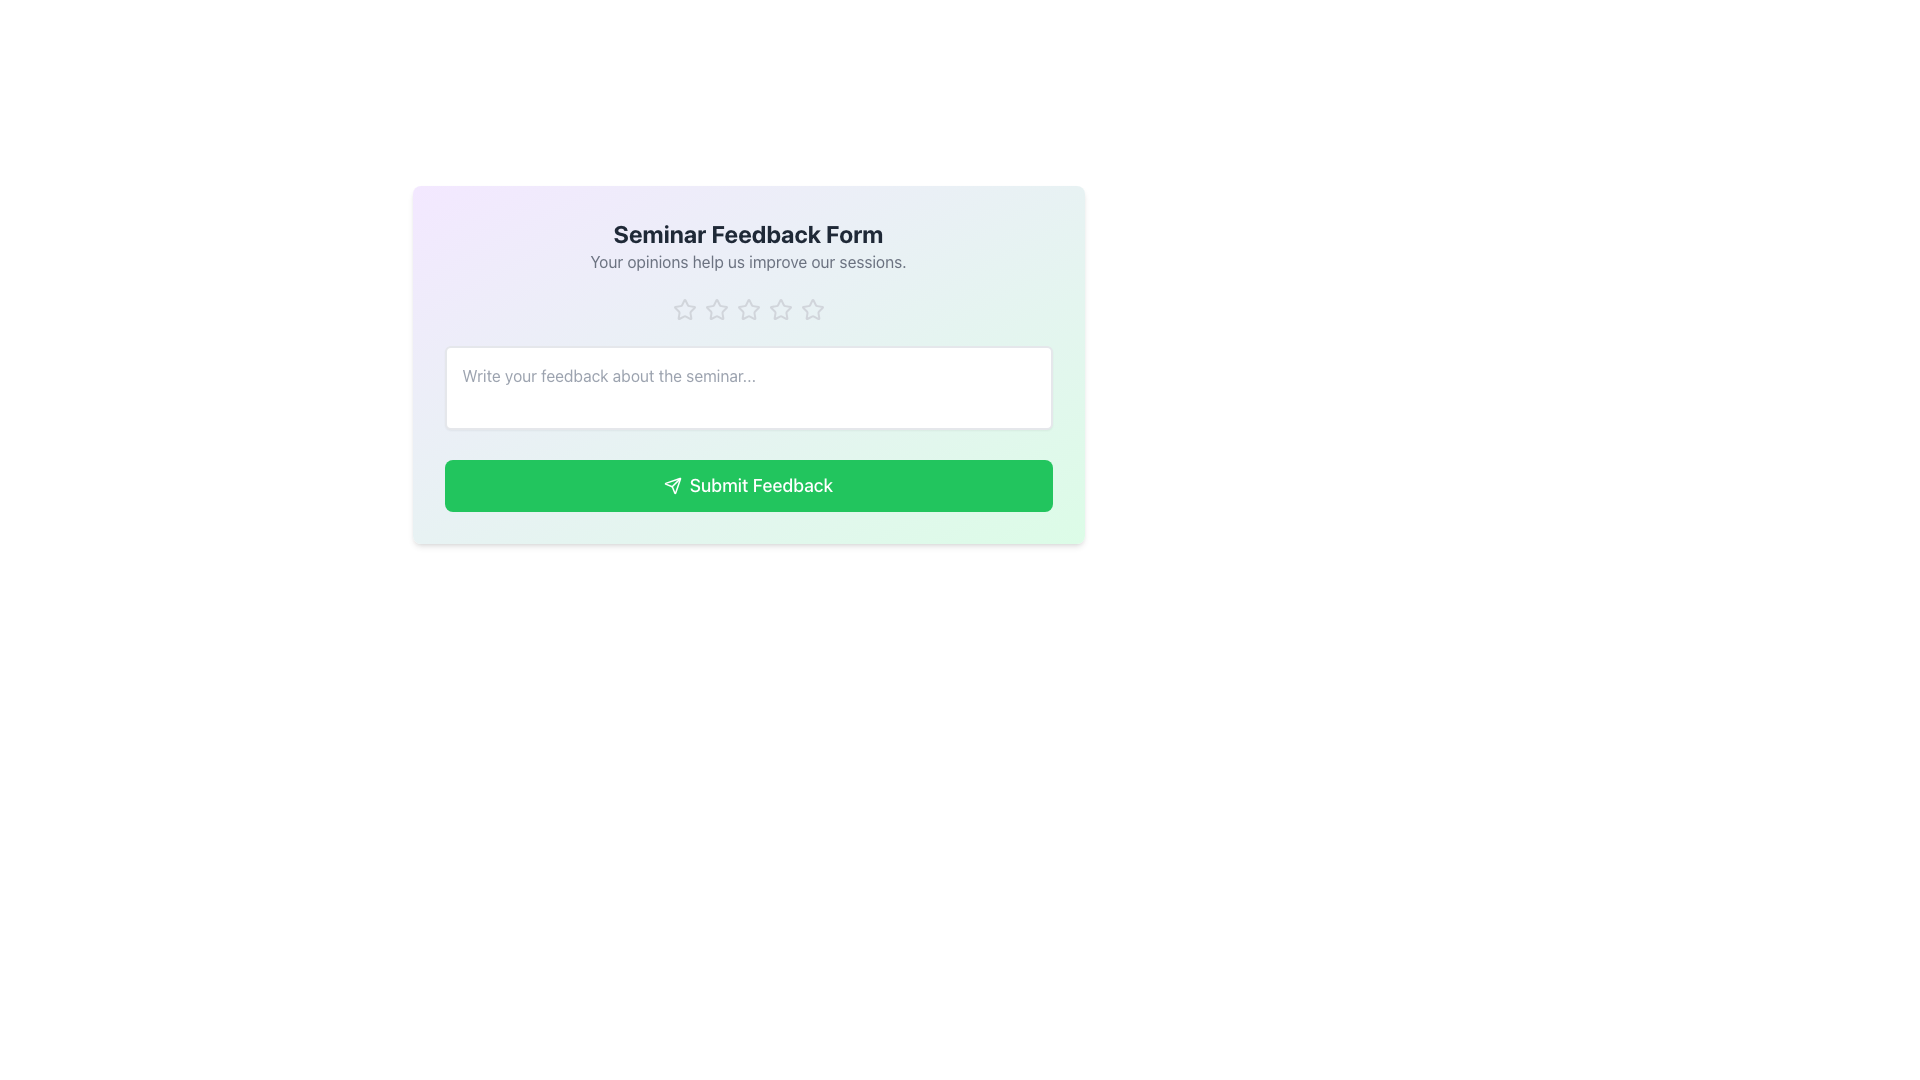  What do you see at coordinates (779, 309) in the screenshot?
I see `from the fourth star in the rating sequence` at bounding box center [779, 309].